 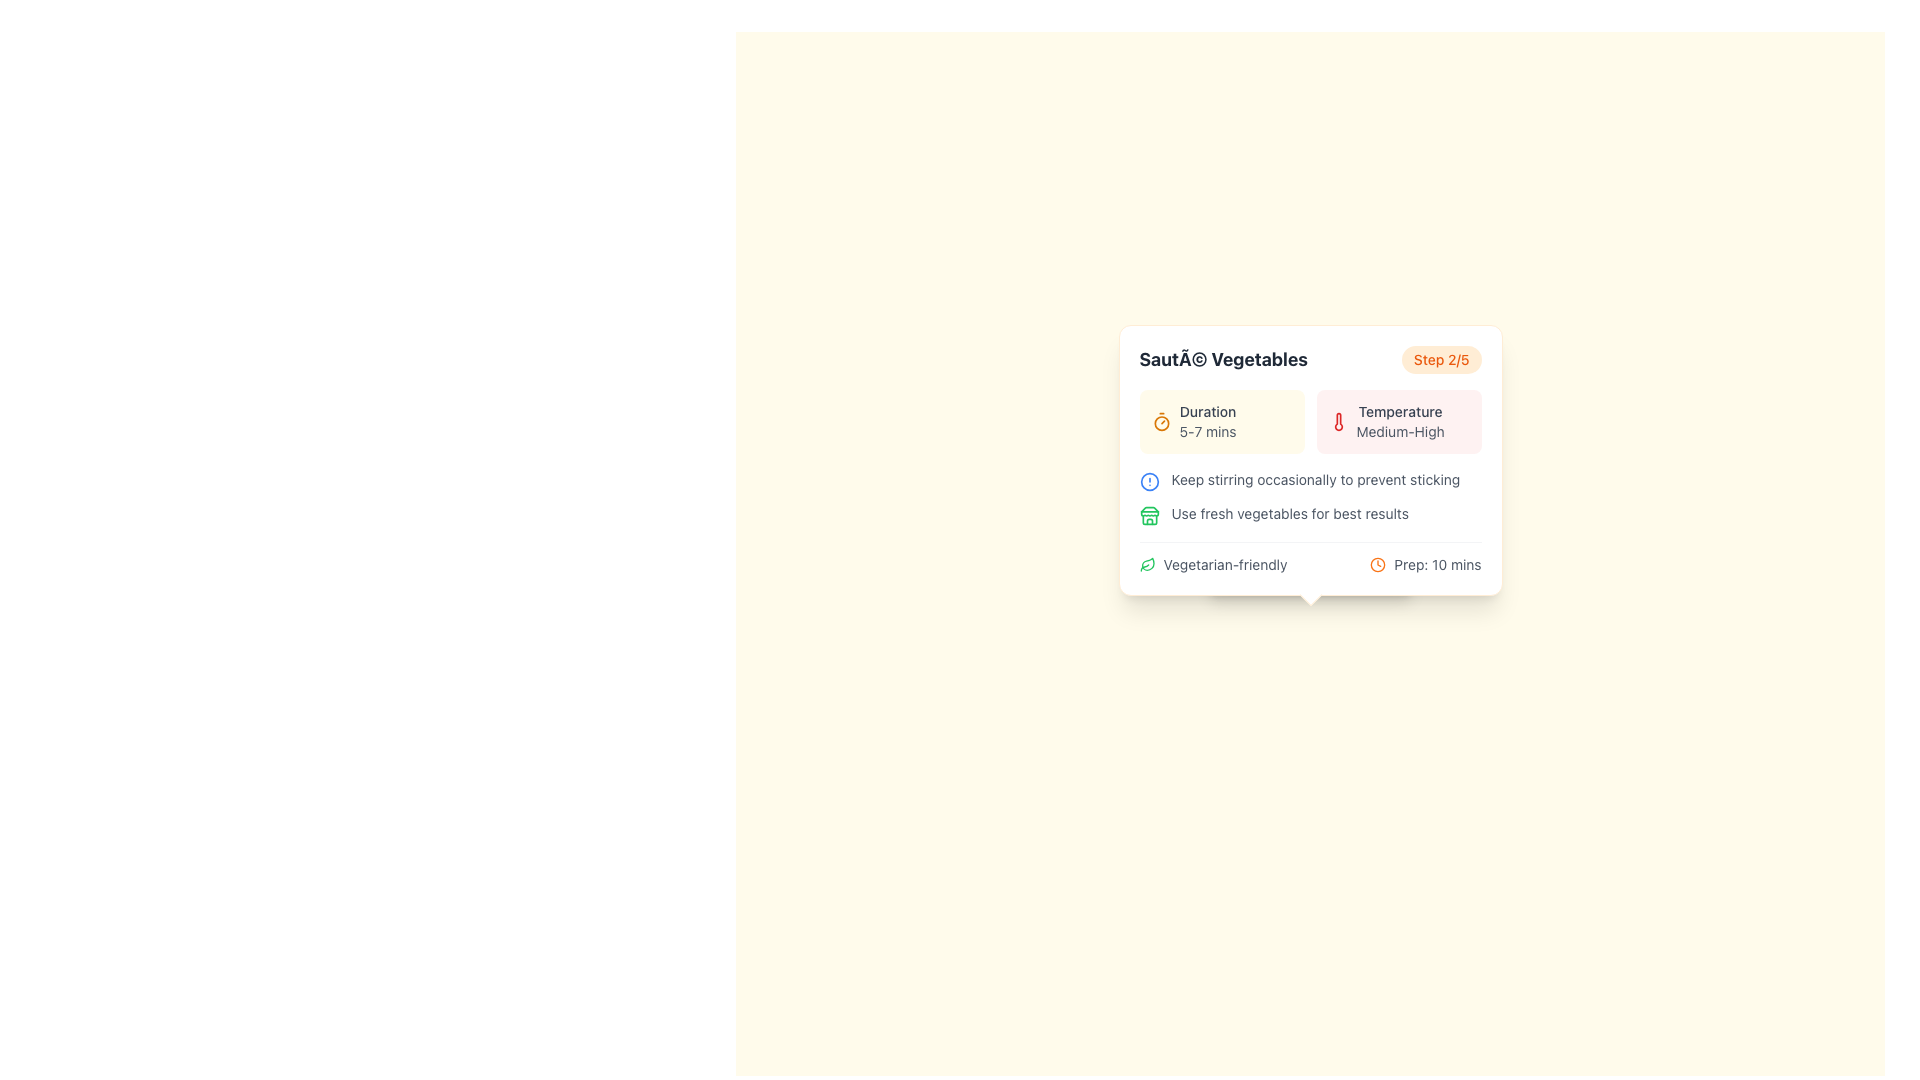 What do you see at coordinates (1377, 564) in the screenshot?
I see `the SVG circle element that is part of the clock icon, located to the left of the 'Duration' label` at bounding box center [1377, 564].